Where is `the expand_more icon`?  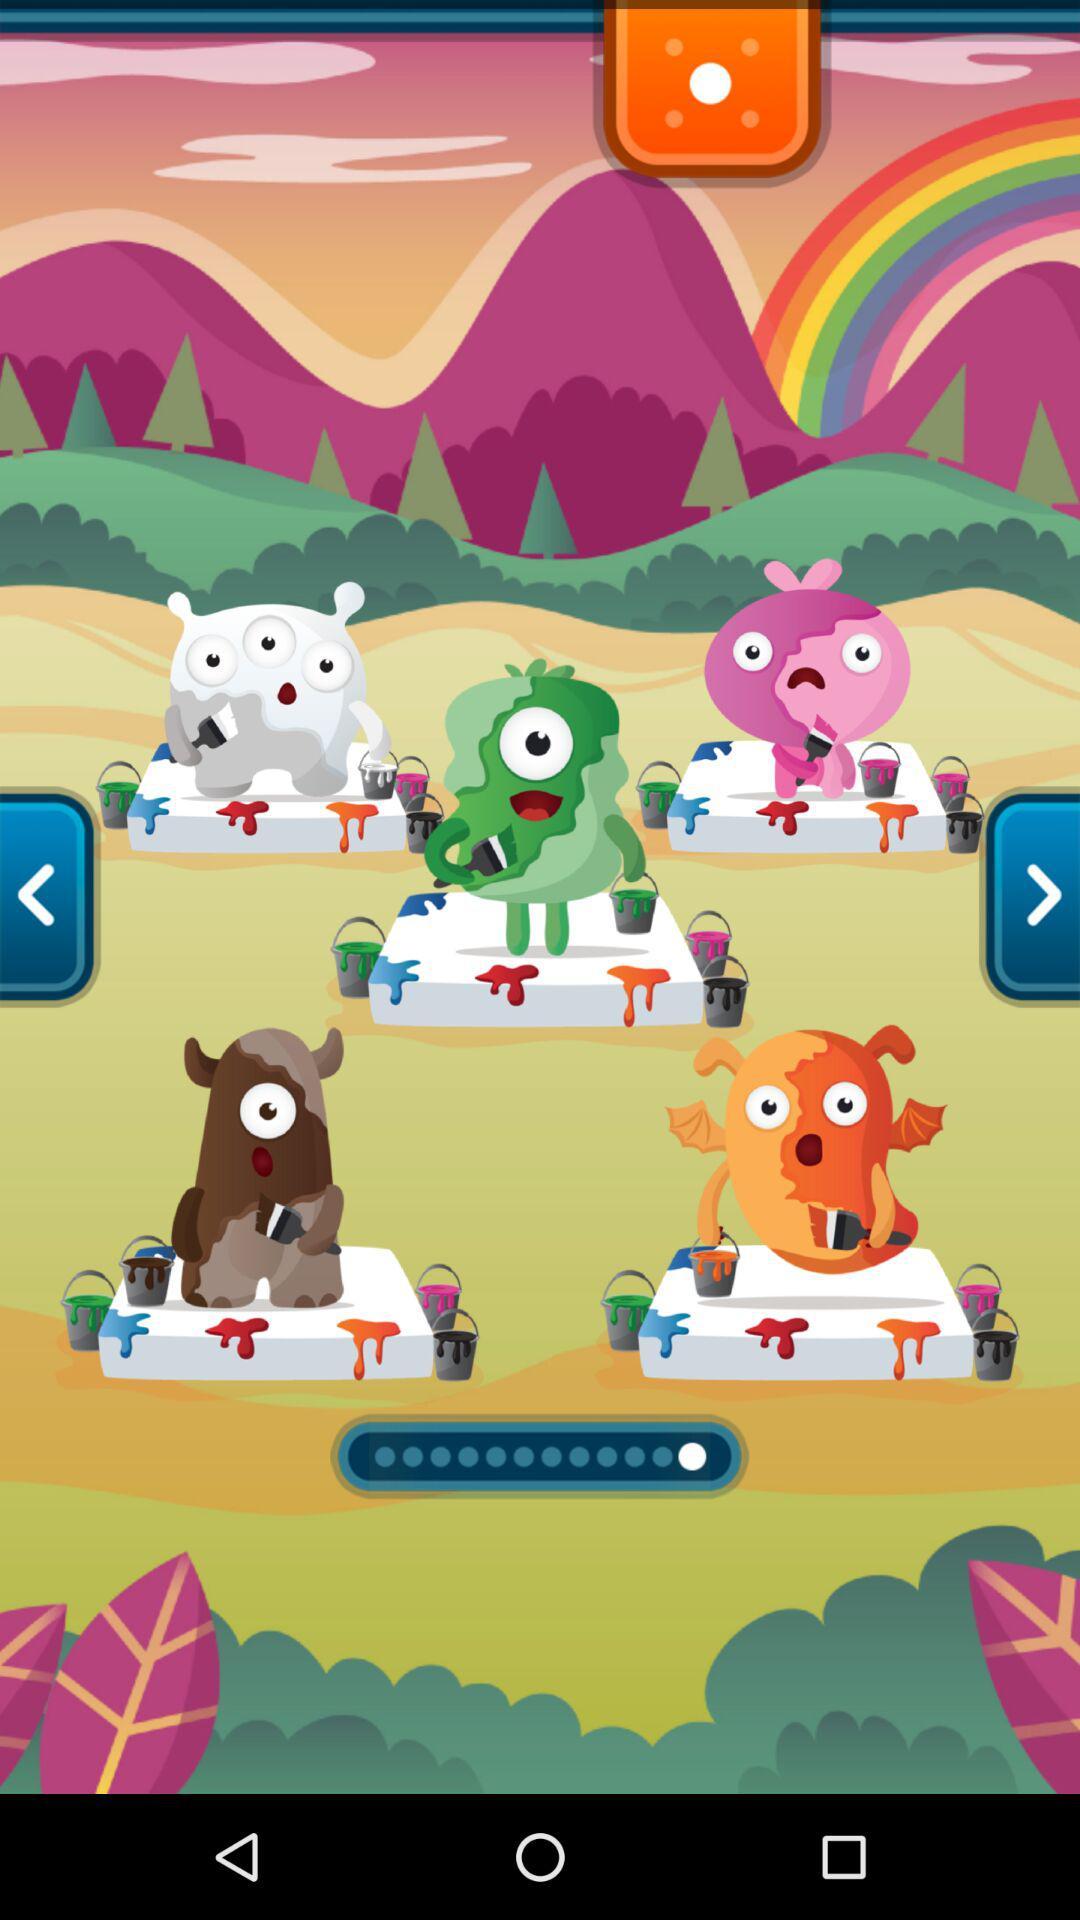
the expand_more icon is located at coordinates (316, 1781).